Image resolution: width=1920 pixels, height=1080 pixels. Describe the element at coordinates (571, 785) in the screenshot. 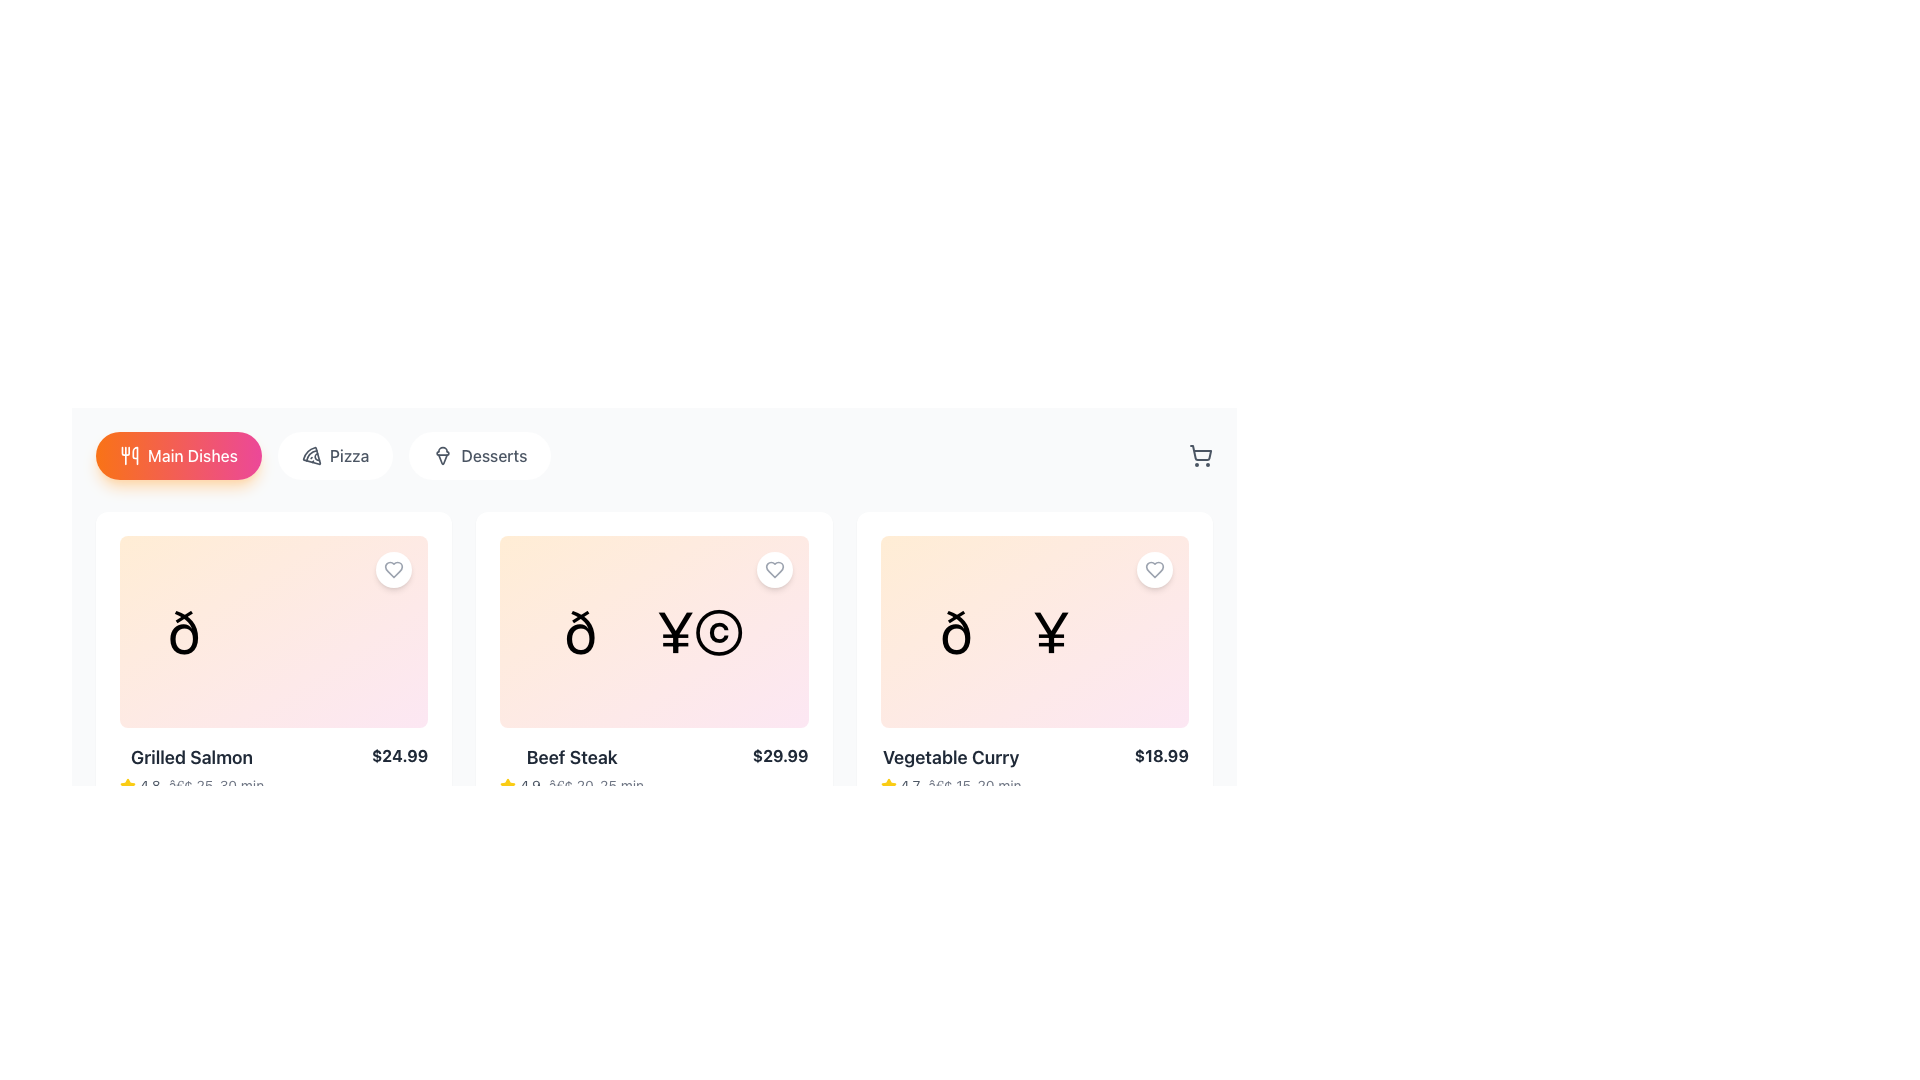

I see `the Text Label displaying the rating '4.9' and estimated time '20-25 min' on the 'Beef Steak' card, located at the bottom portion of the card` at that location.